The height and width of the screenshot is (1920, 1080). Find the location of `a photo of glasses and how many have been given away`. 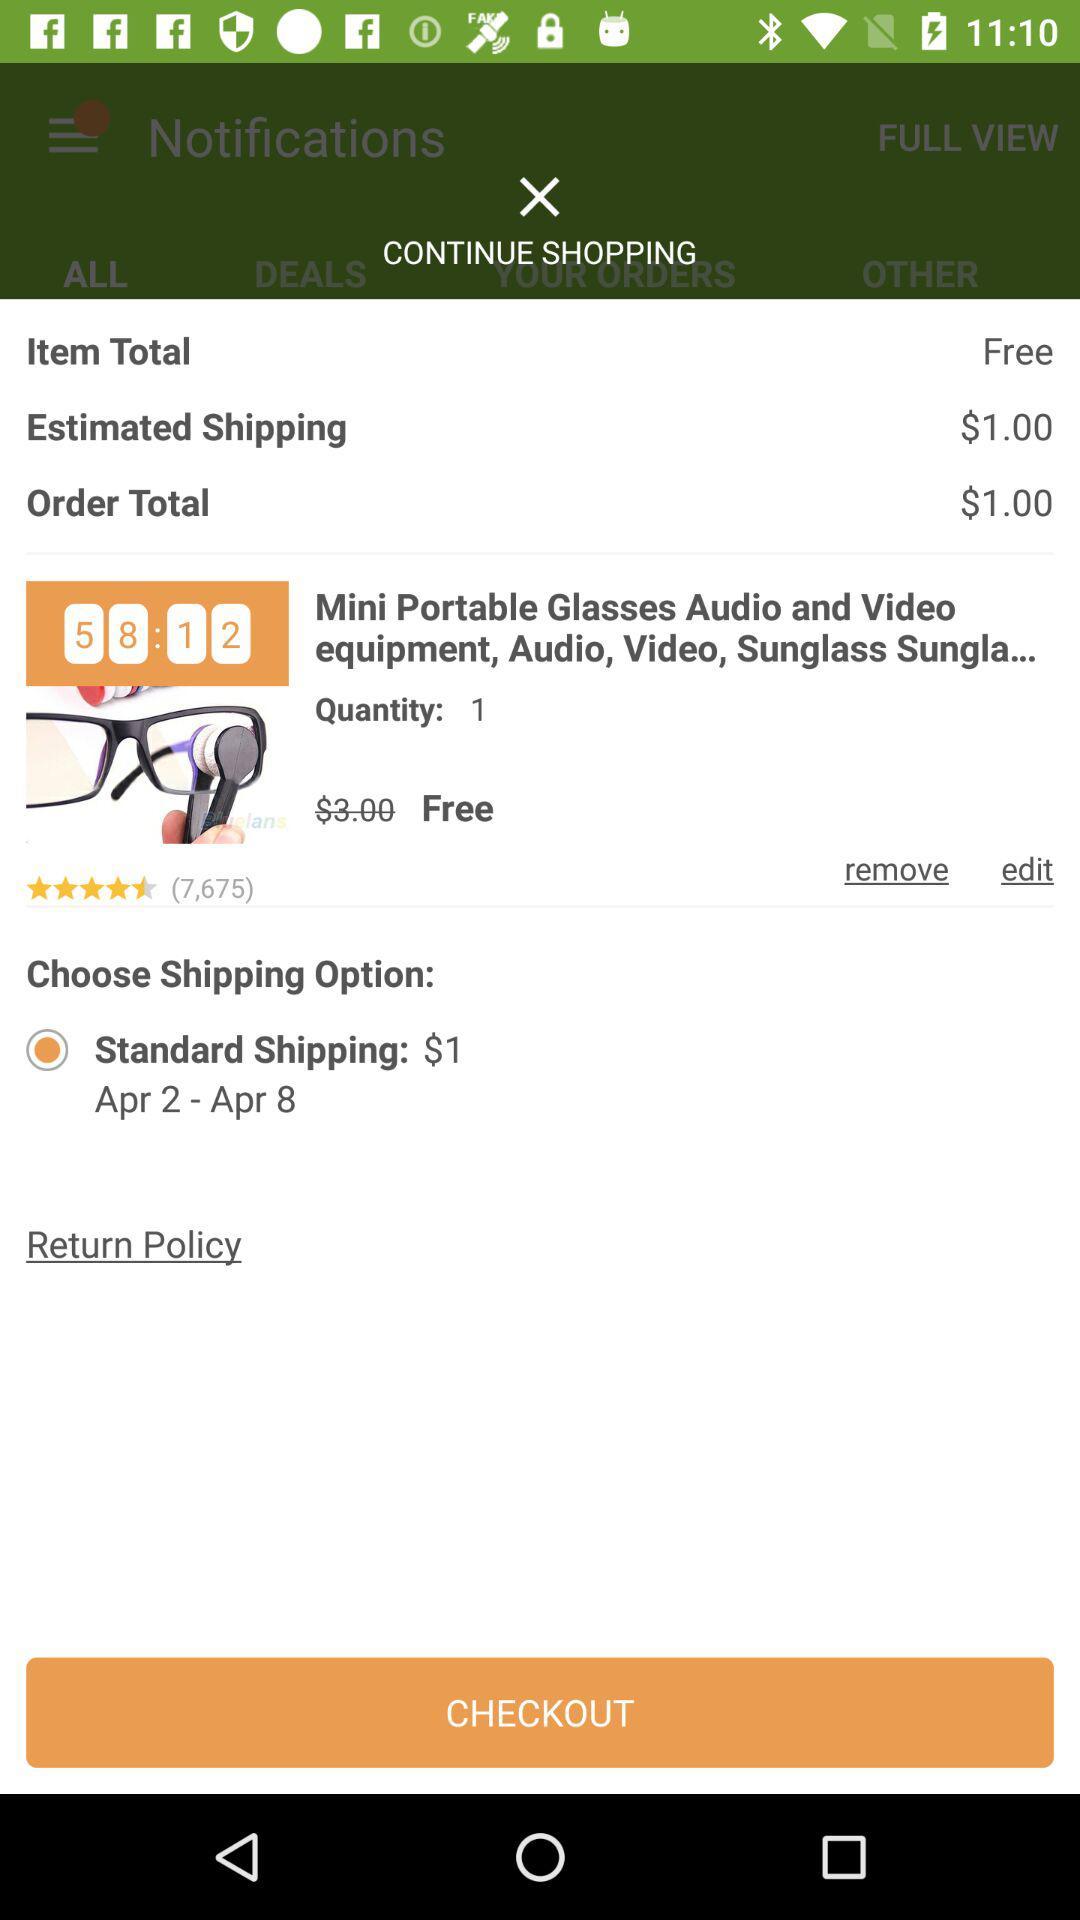

a photo of glasses and how many have been given away is located at coordinates (156, 712).